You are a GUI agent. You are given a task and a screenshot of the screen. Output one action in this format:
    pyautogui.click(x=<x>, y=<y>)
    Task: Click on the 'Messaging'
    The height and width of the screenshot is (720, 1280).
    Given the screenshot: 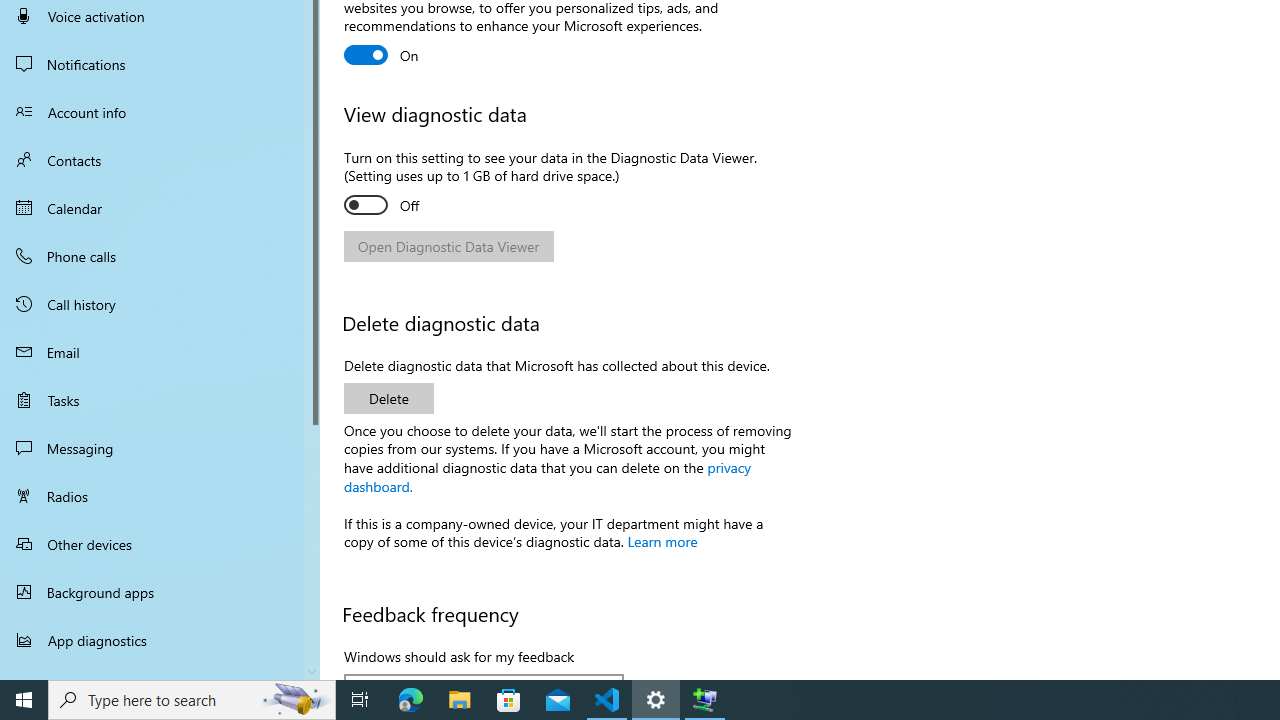 What is the action you would take?
    pyautogui.click(x=160, y=447)
    